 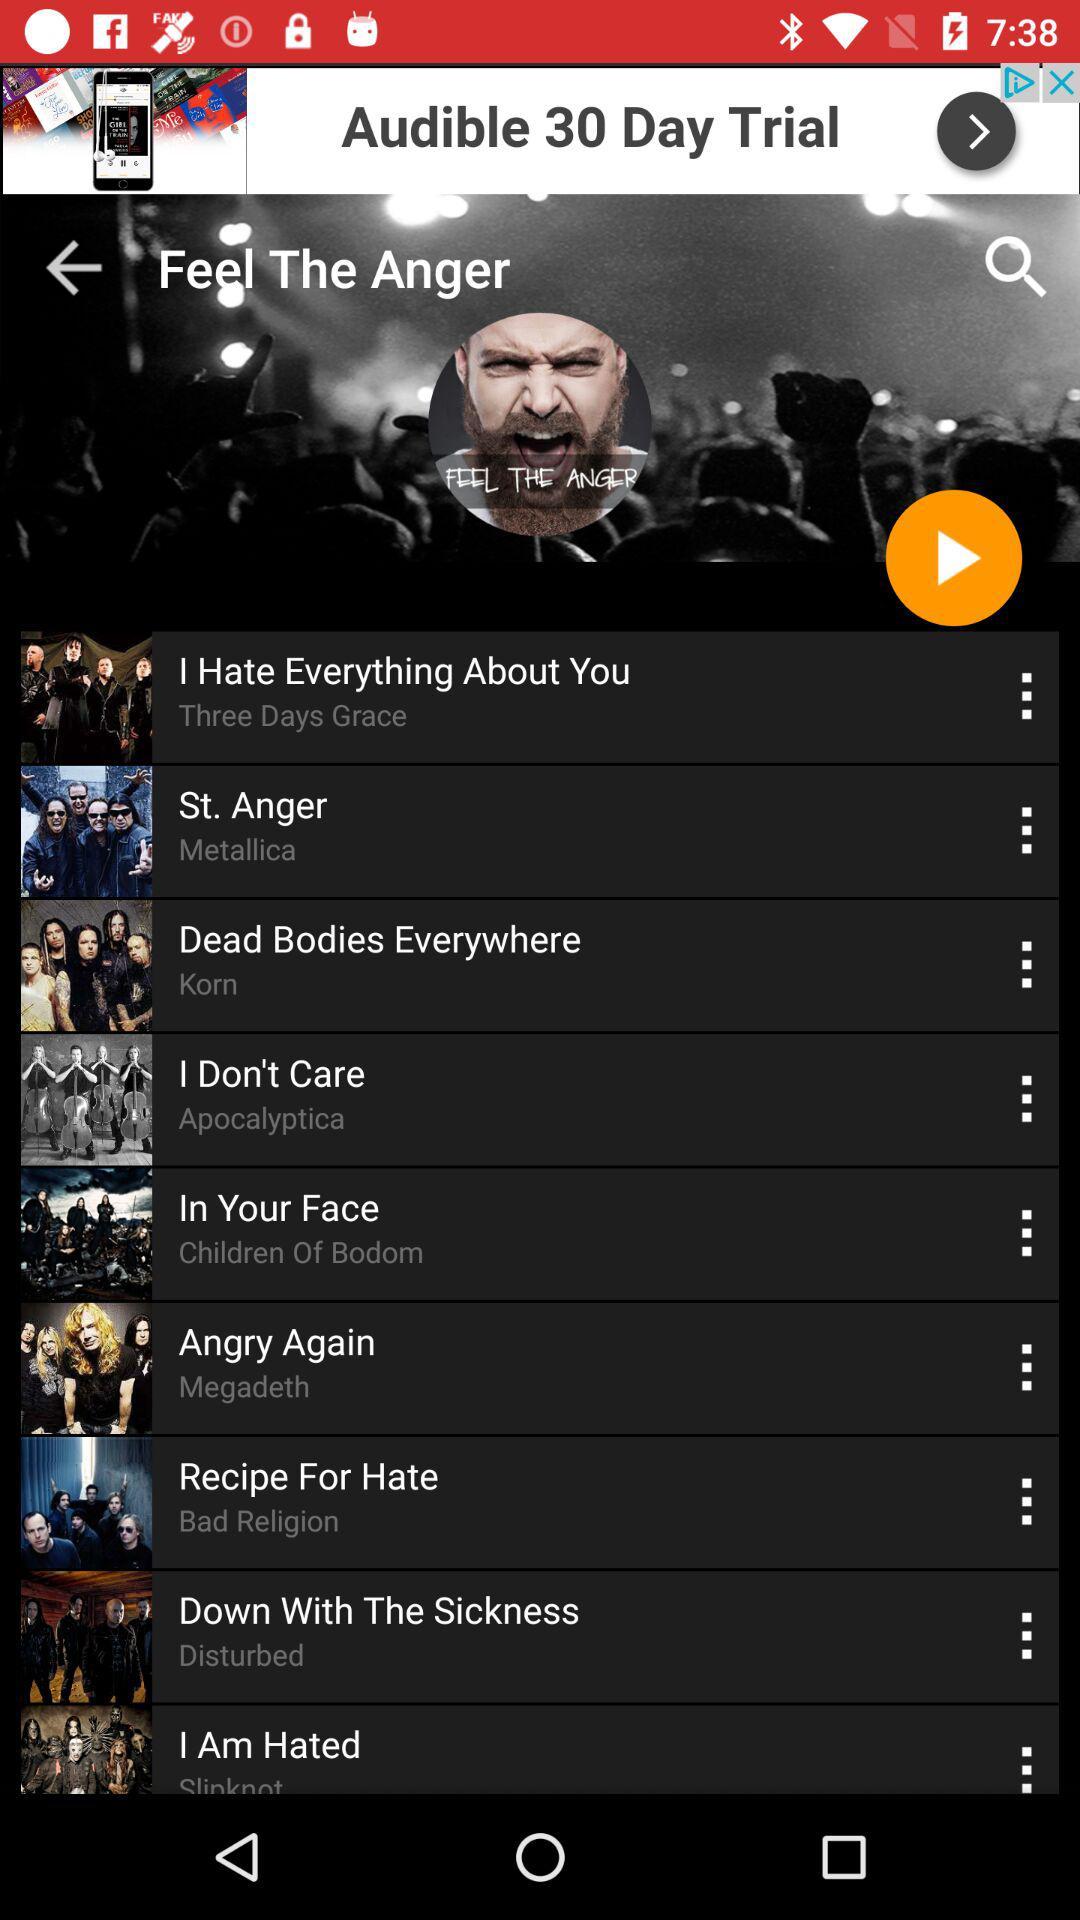 What do you see at coordinates (1027, 696) in the screenshot?
I see `the three vertical dots icon which is to the right side of i hate everything about you option` at bounding box center [1027, 696].